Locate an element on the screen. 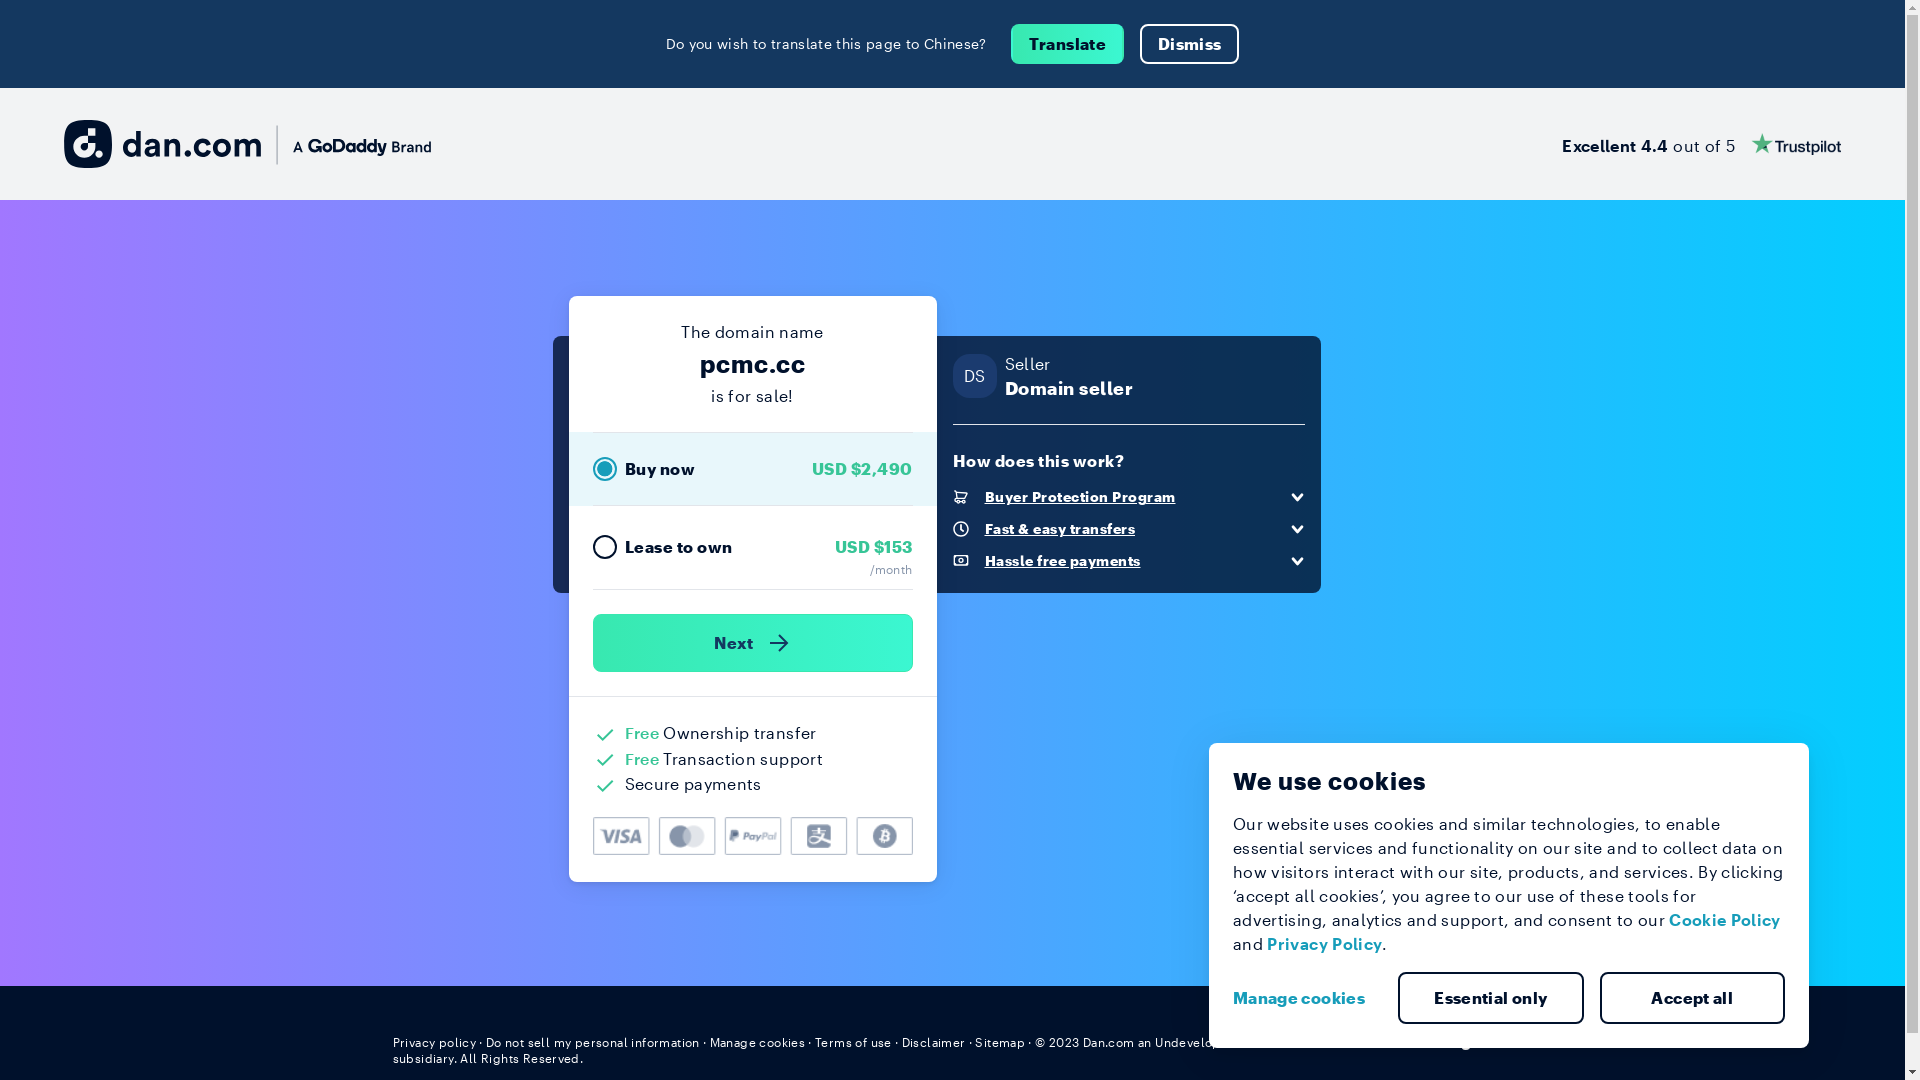 The height and width of the screenshot is (1080, 1920). 'Excellent 4.4 out of 5' is located at coordinates (1560, 142).